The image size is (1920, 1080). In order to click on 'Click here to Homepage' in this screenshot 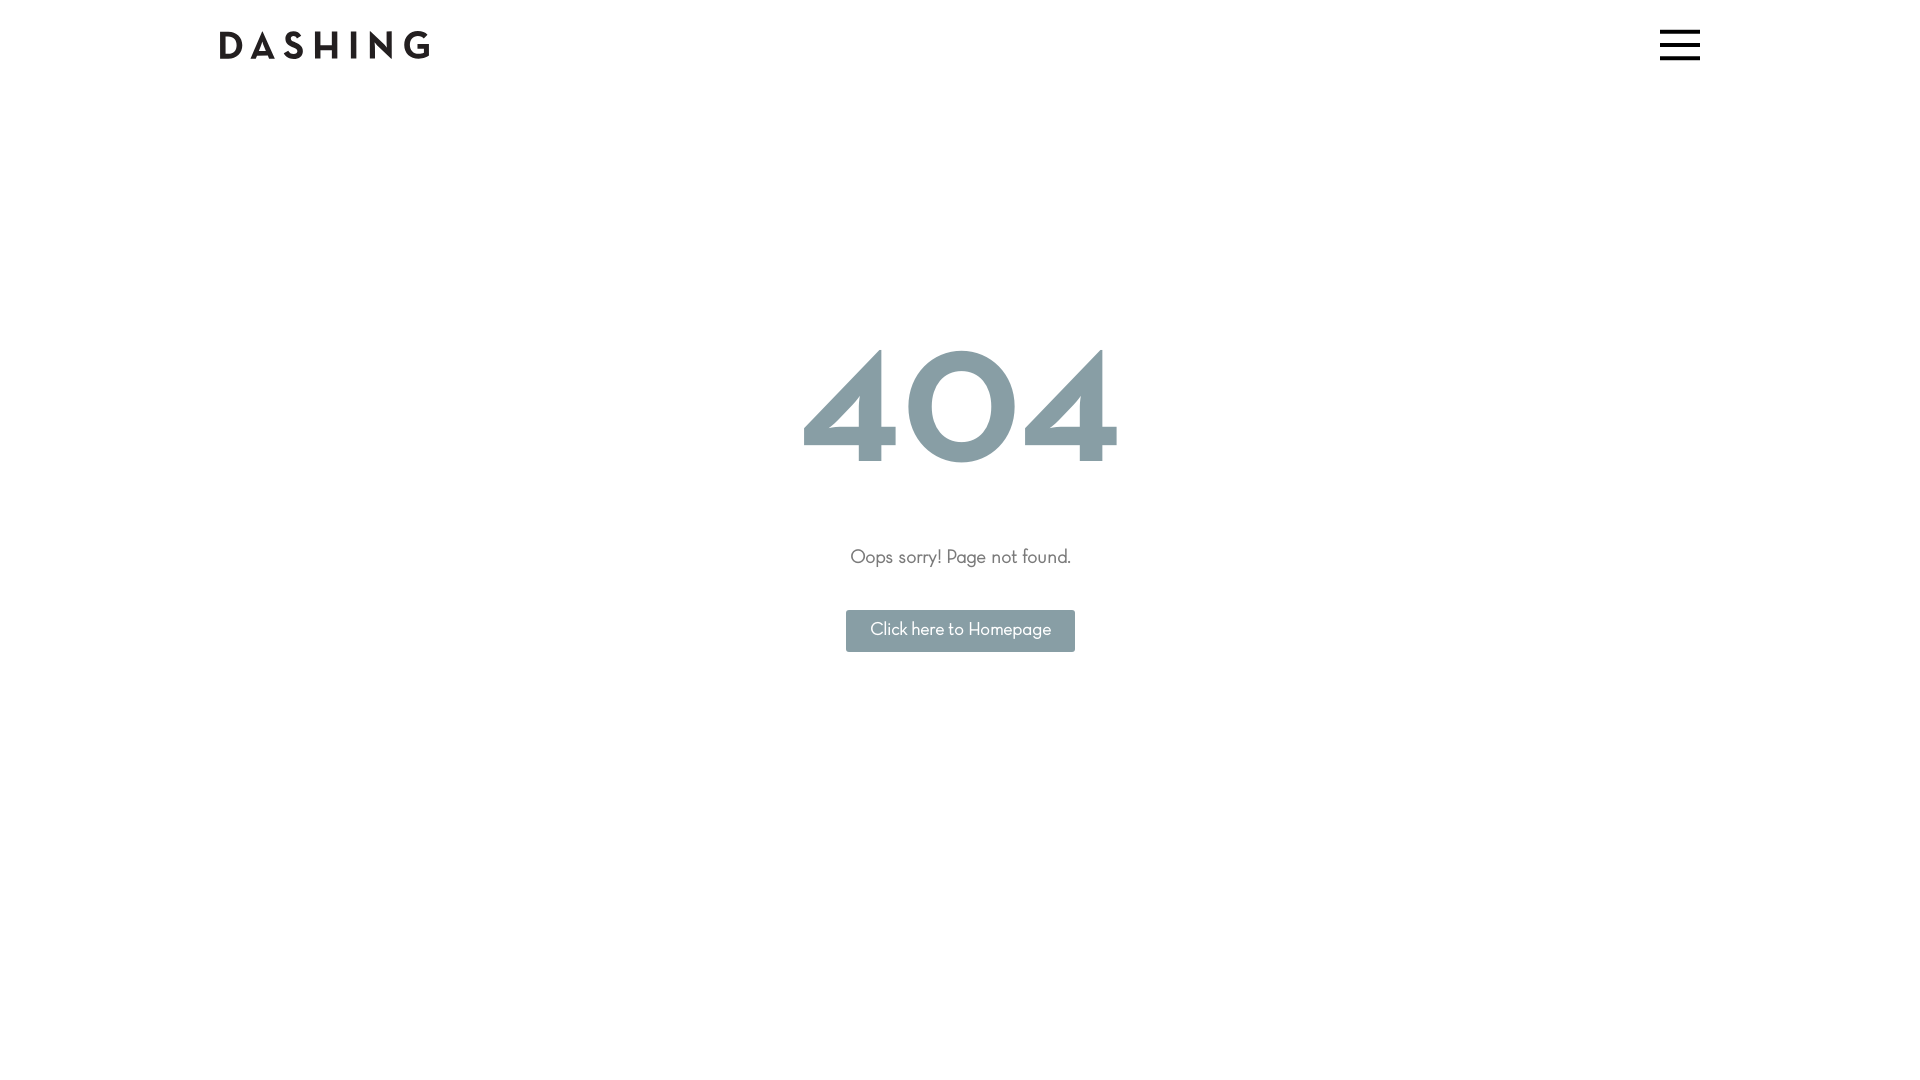, I will do `click(960, 631)`.